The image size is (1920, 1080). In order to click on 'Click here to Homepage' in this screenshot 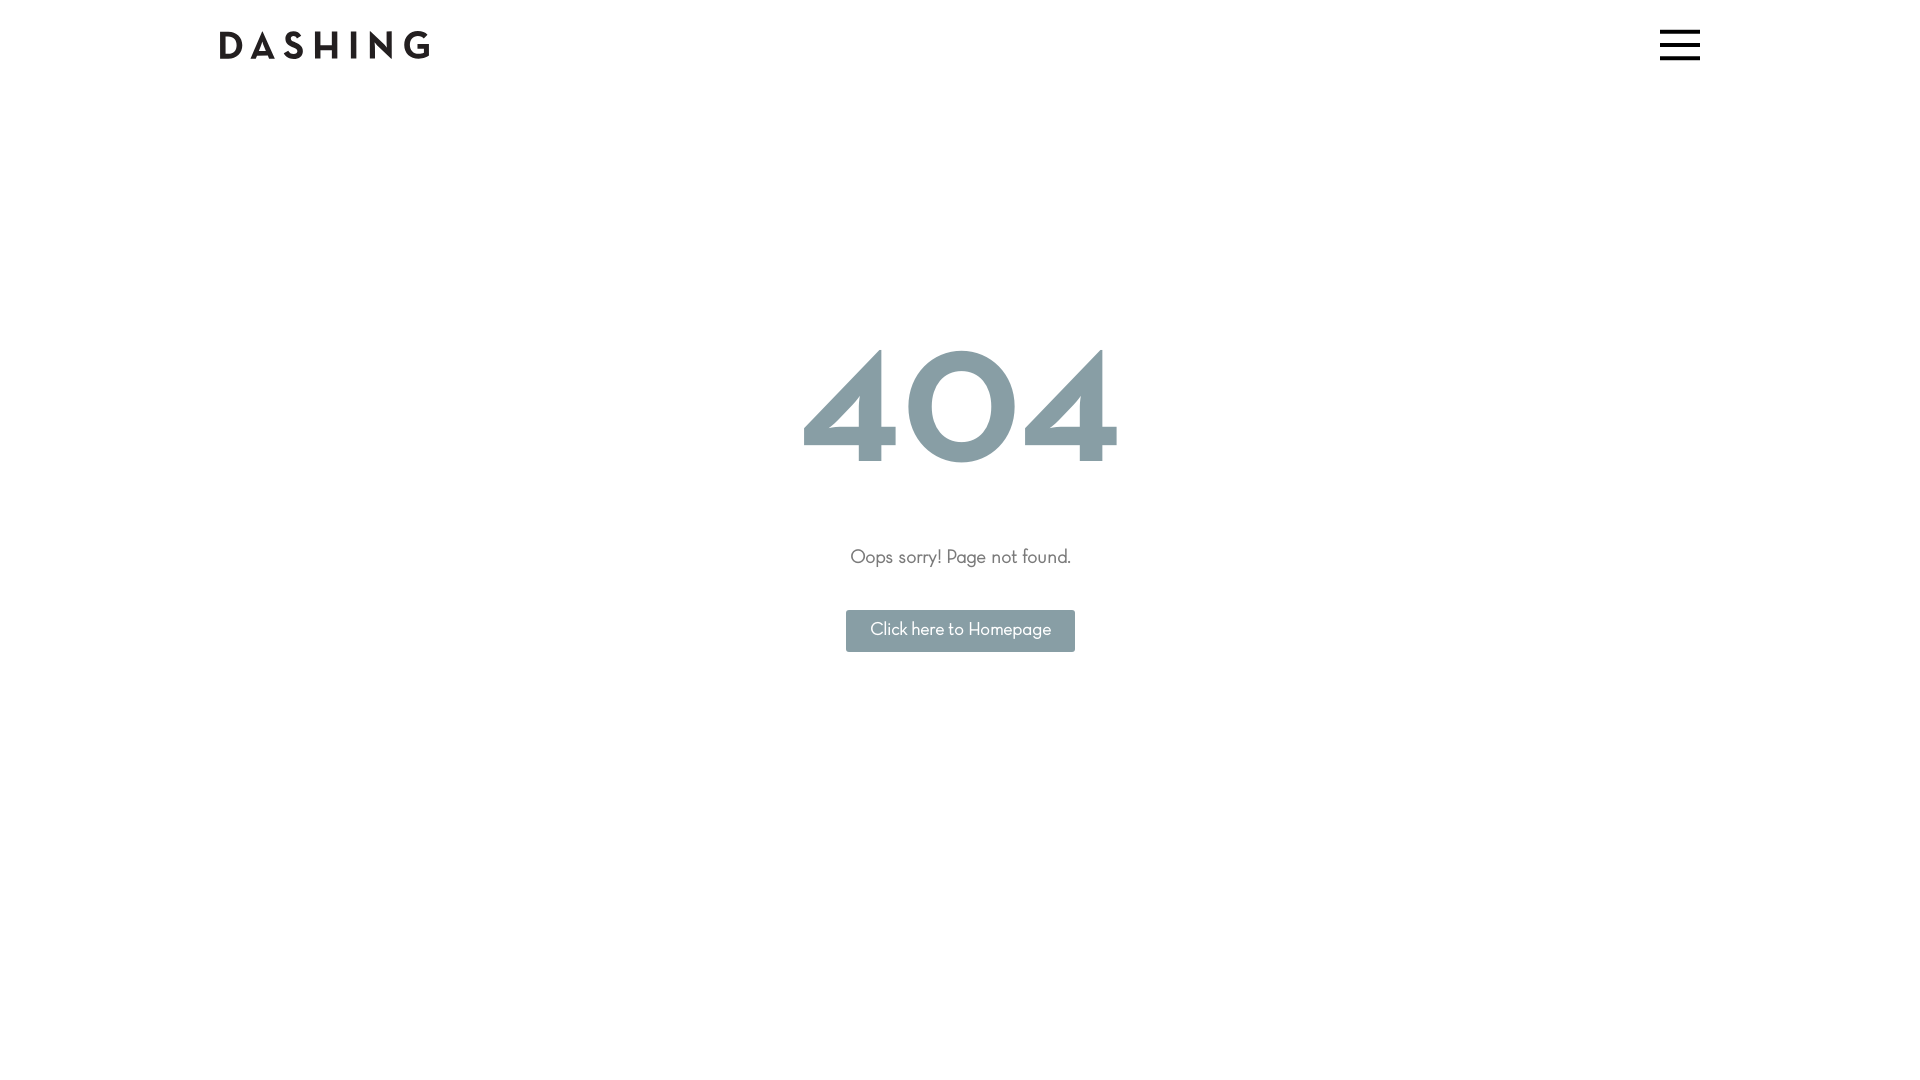, I will do `click(960, 631)`.